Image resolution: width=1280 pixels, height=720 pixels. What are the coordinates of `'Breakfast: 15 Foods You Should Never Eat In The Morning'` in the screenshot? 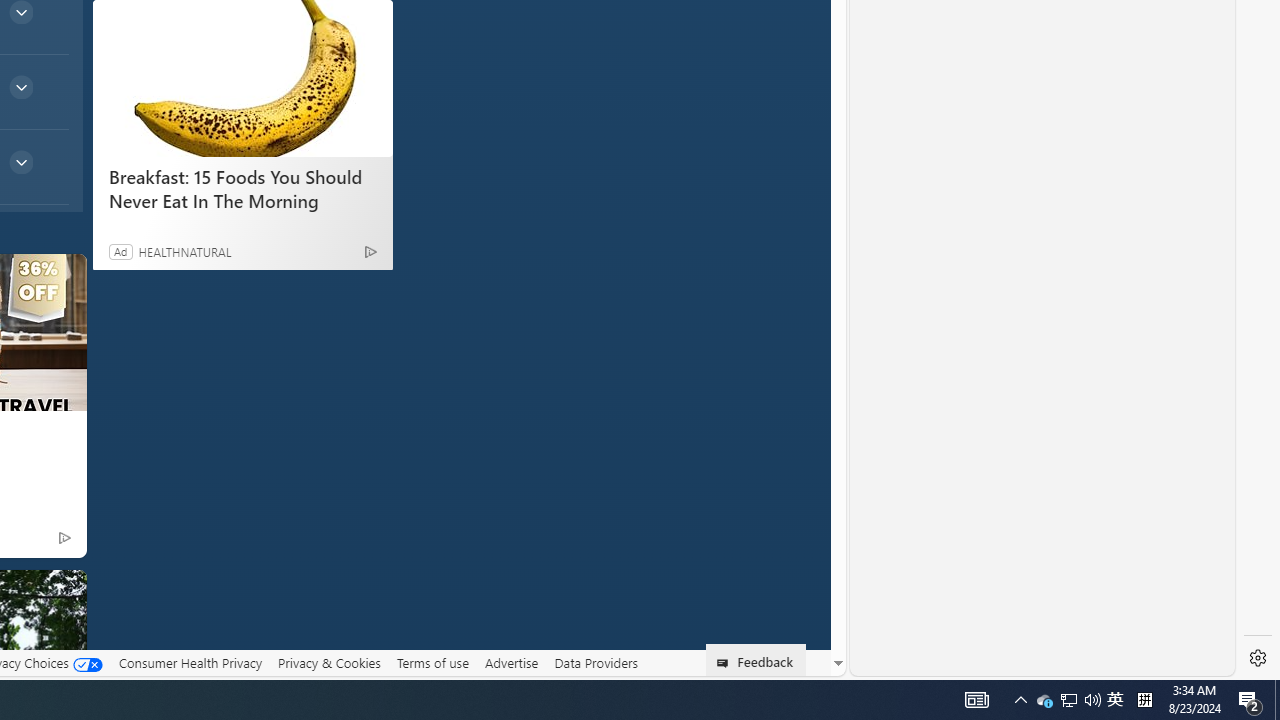 It's located at (241, 77).